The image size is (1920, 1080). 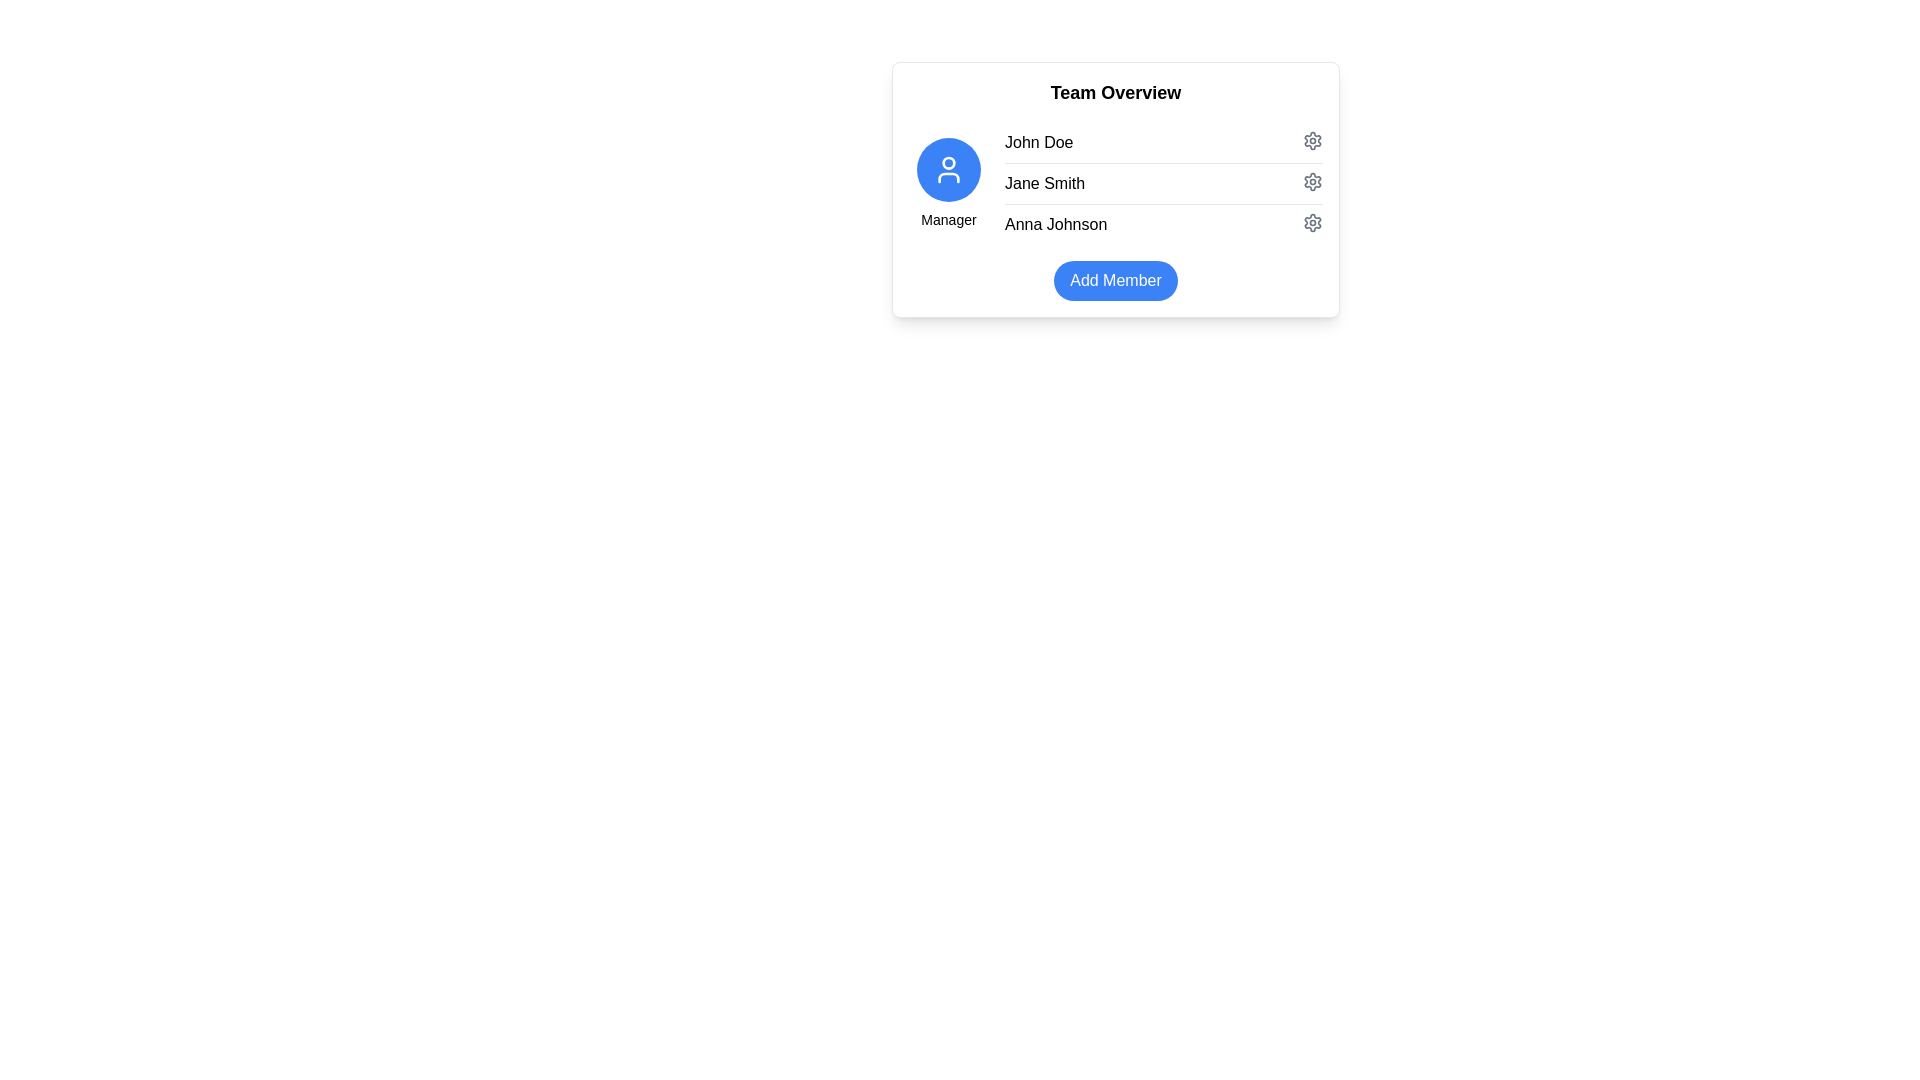 What do you see at coordinates (1313, 181) in the screenshot?
I see `the second gear icon in the rightmost column` at bounding box center [1313, 181].